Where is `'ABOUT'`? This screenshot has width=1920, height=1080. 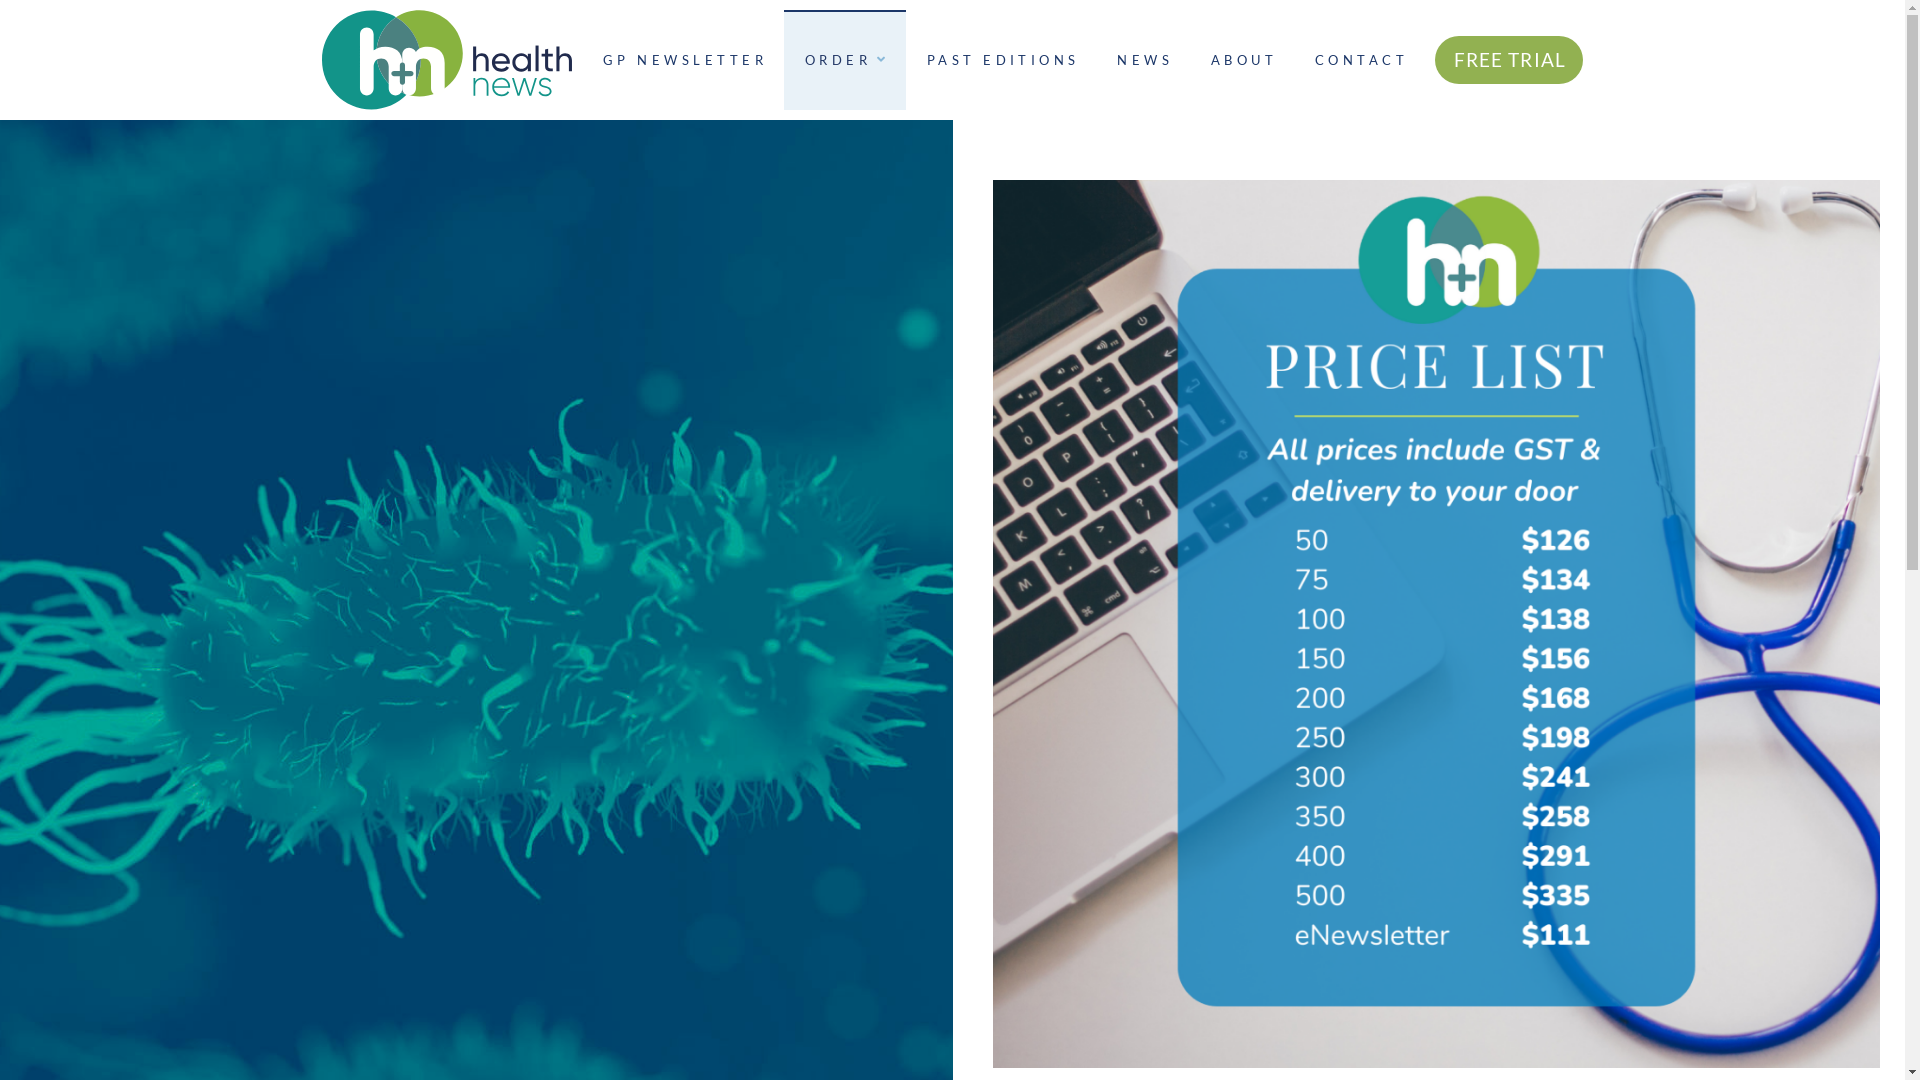 'ABOUT' is located at coordinates (1190, 59).